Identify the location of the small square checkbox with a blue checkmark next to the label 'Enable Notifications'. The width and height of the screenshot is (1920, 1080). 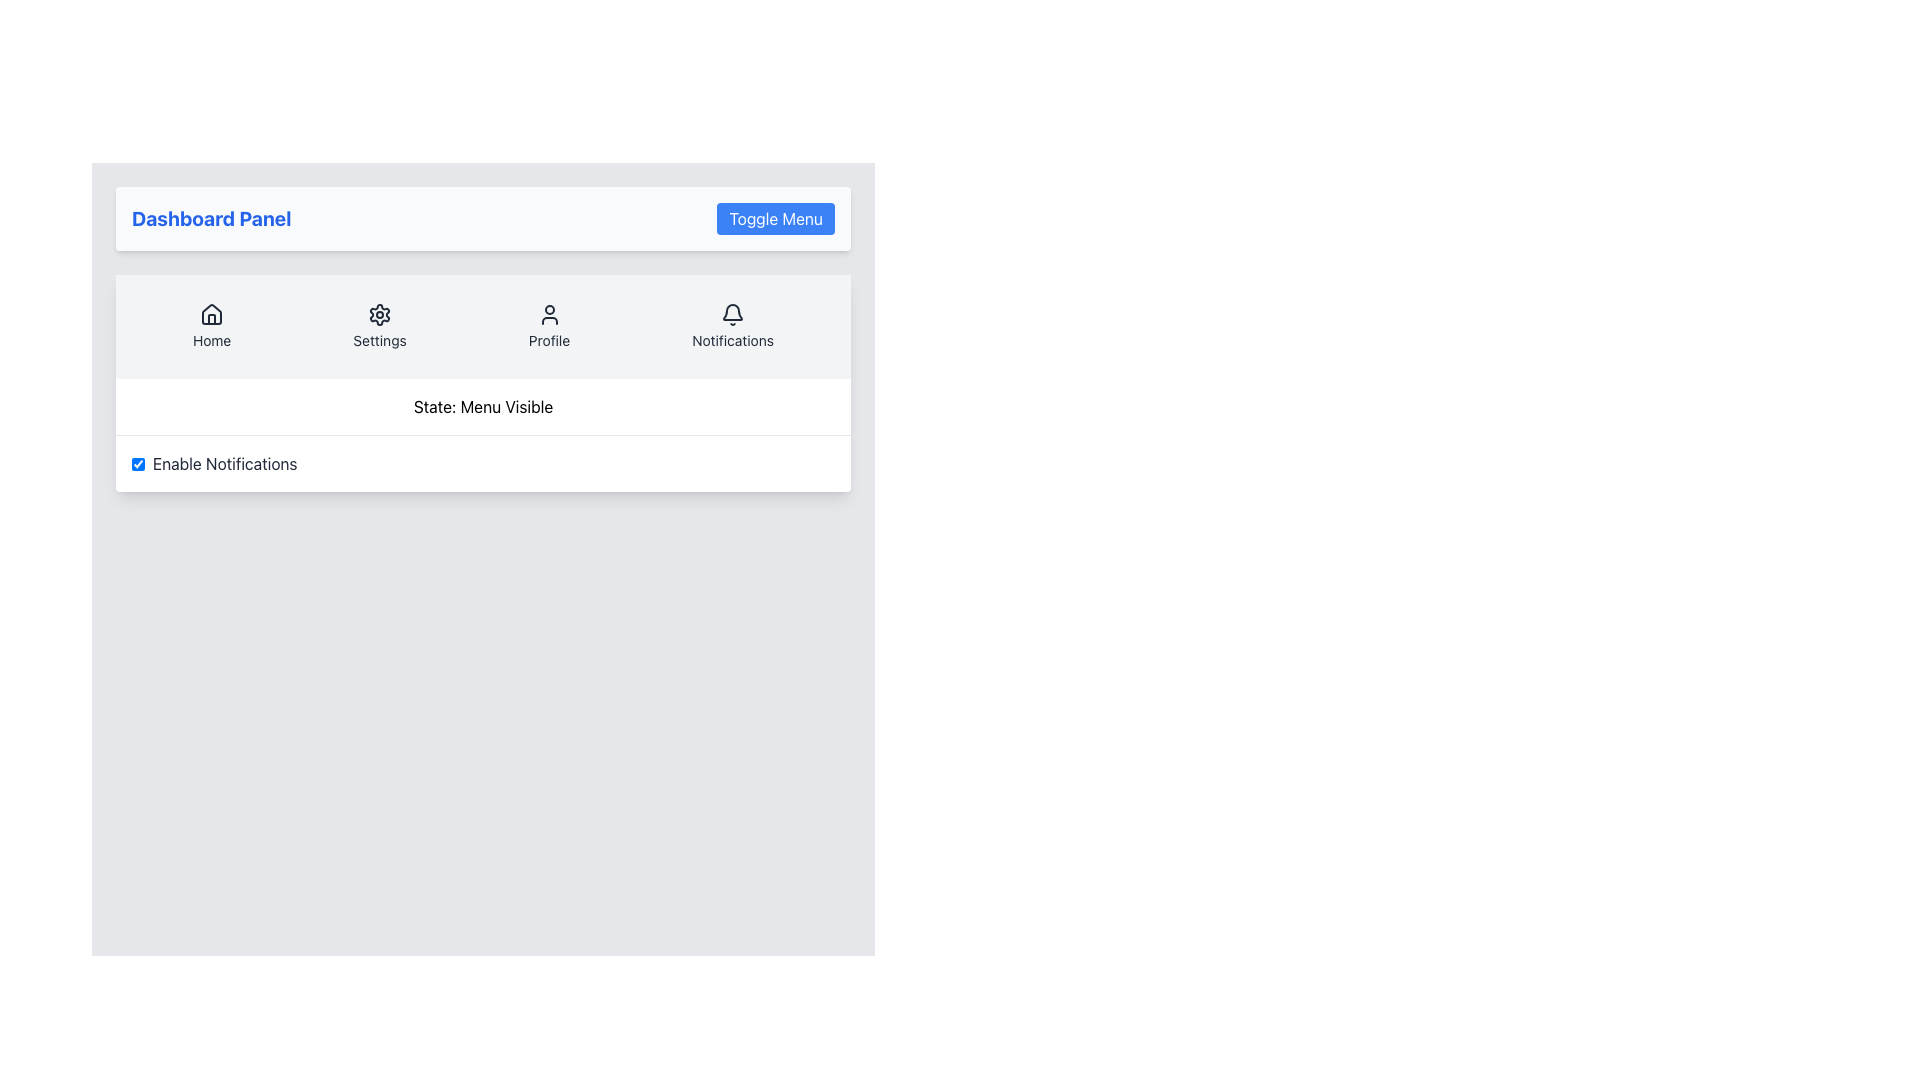
(137, 463).